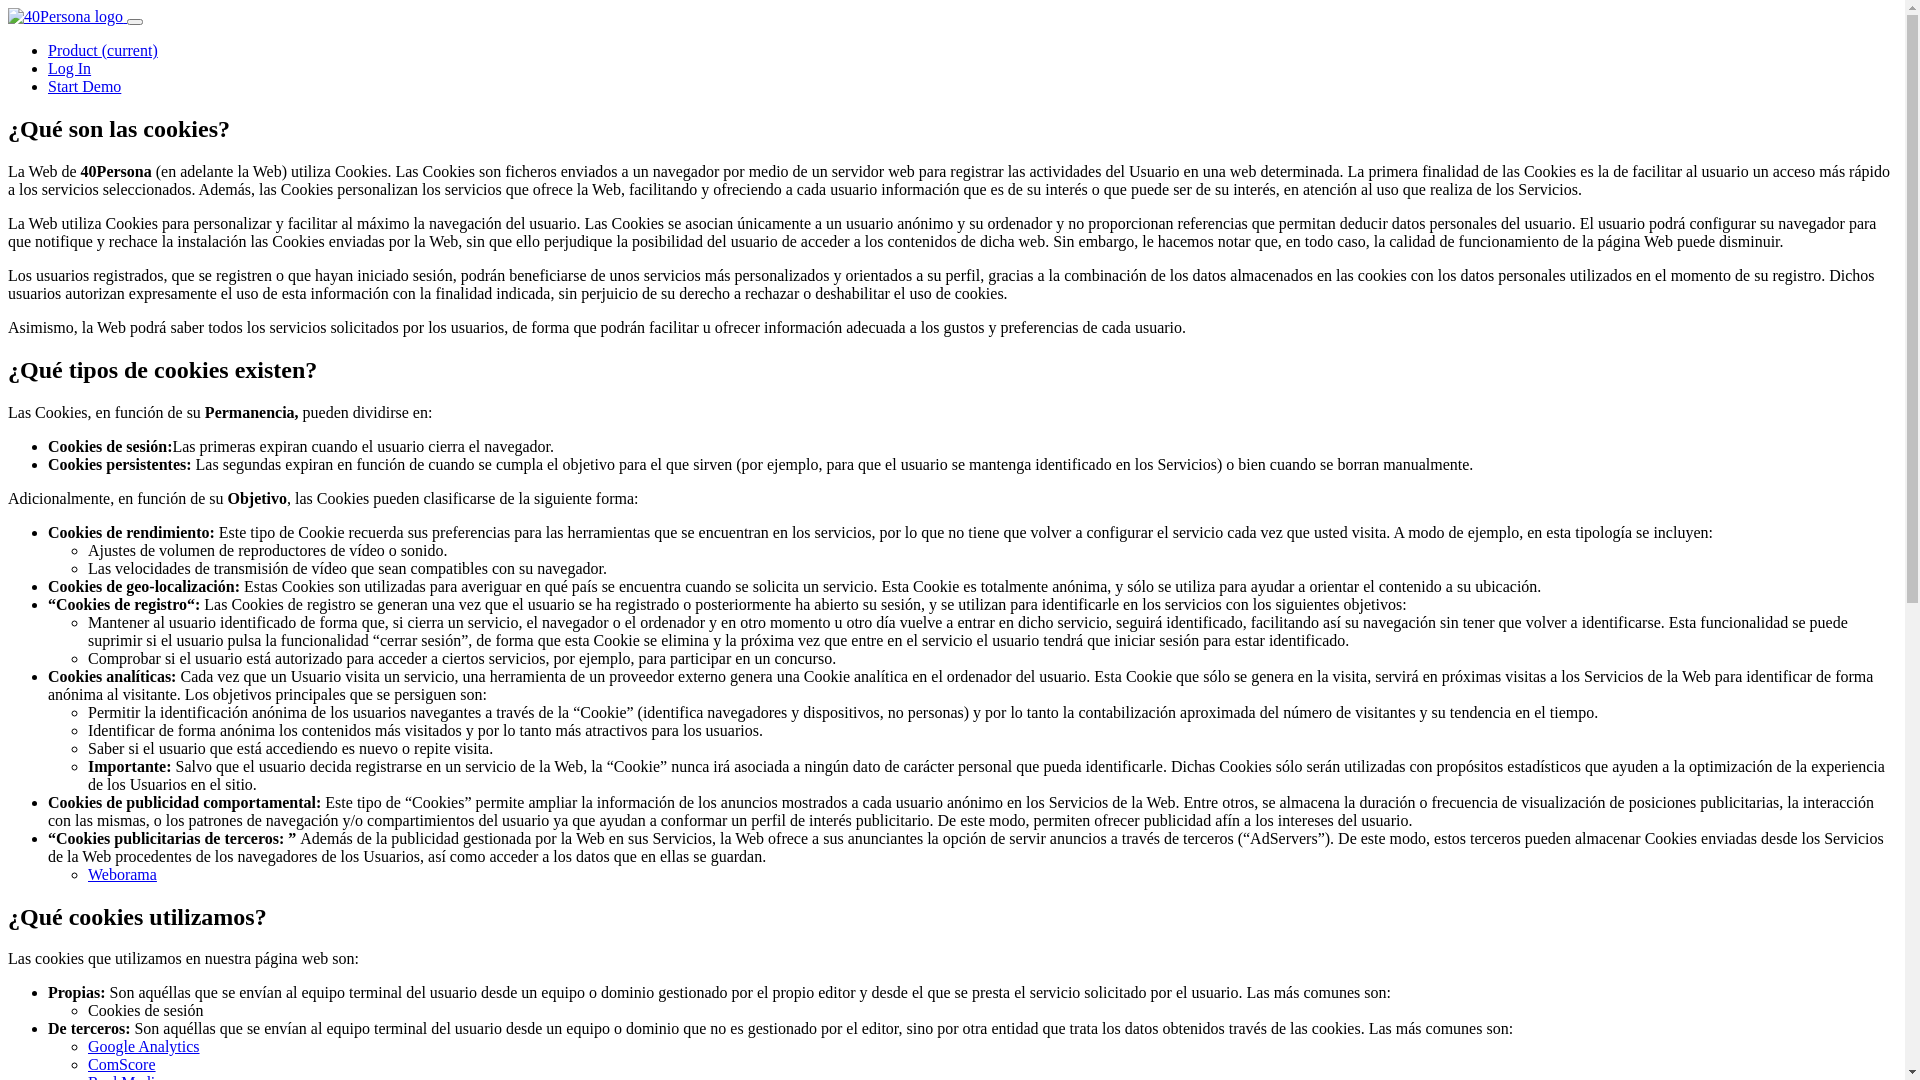 This screenshot has width=1920, height=1080. I want to click on 'ComScore', so click(86, 1063).